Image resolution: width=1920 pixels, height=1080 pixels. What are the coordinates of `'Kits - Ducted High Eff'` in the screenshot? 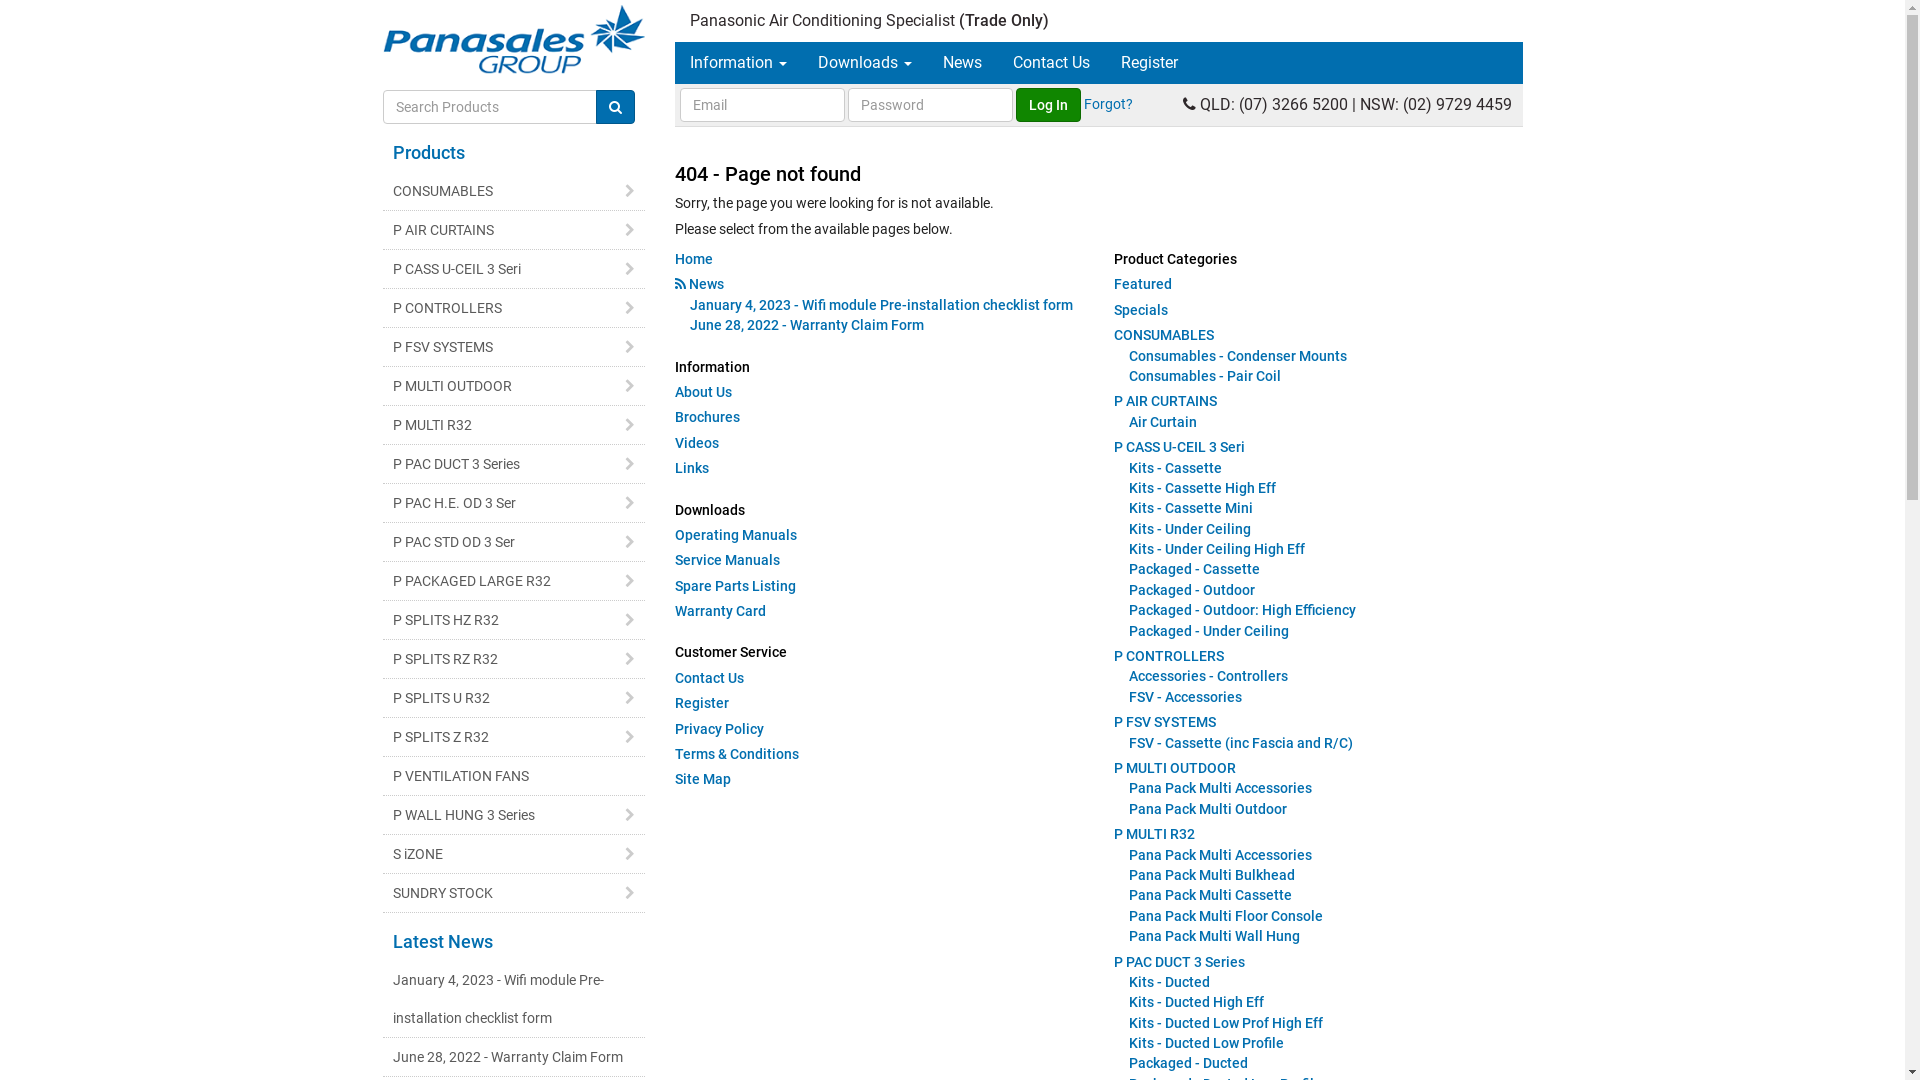 It's located at (1196, 1002).